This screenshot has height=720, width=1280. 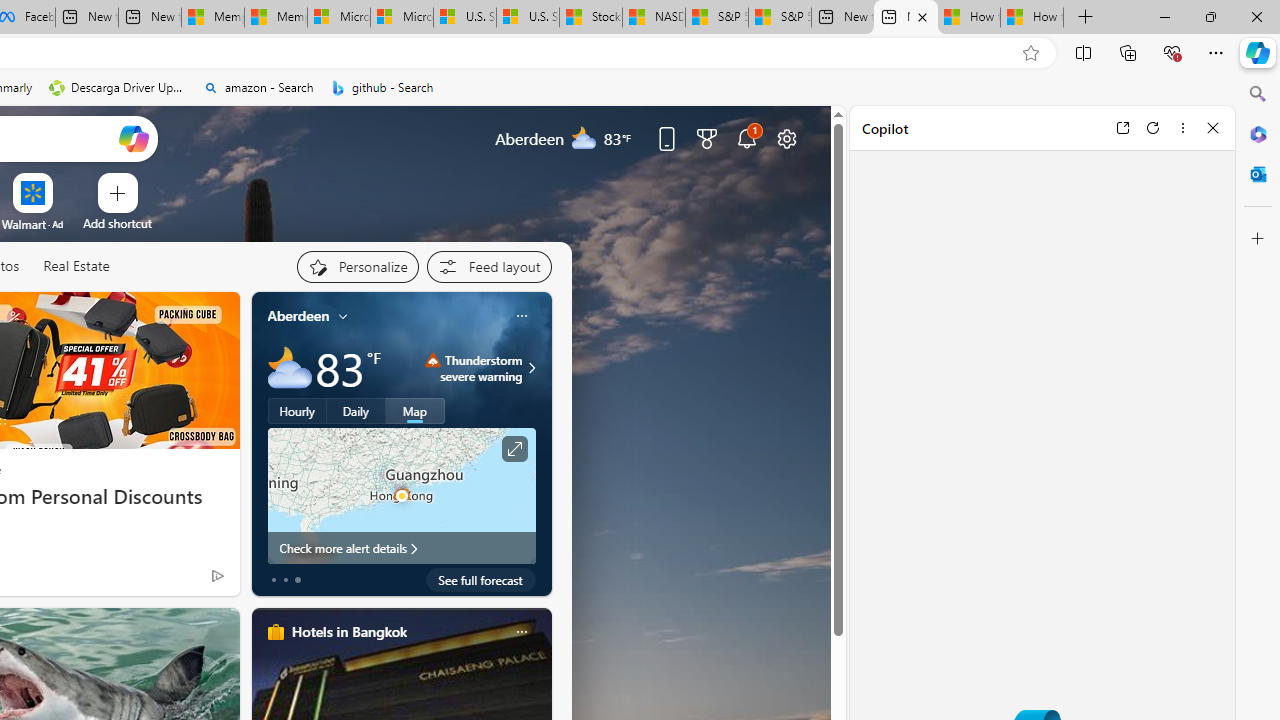 What do you see at coordinates (531, 367) in the screenshot?
I see `'Class: weather-arrow-glyph'` at bounding box center [531, 367].